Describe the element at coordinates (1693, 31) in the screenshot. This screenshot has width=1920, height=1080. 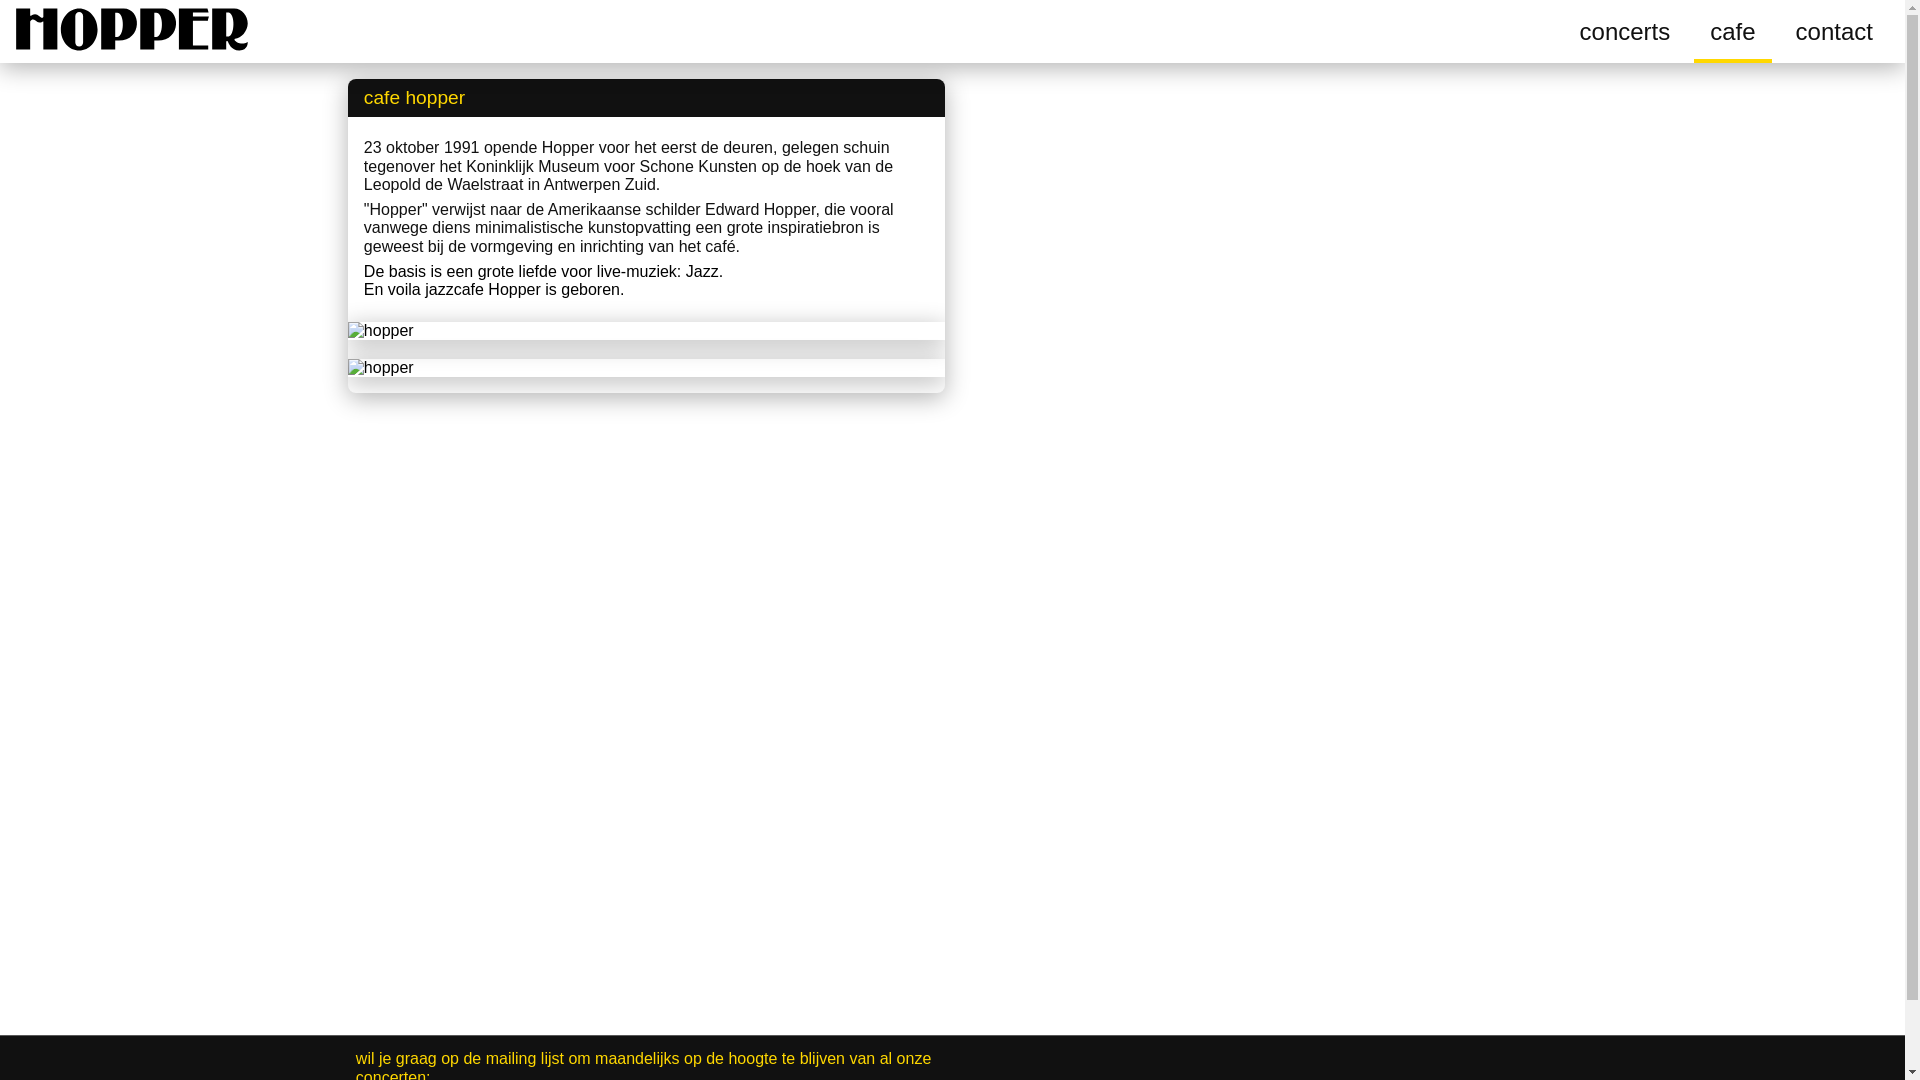
I see `'cafe'` at that location.